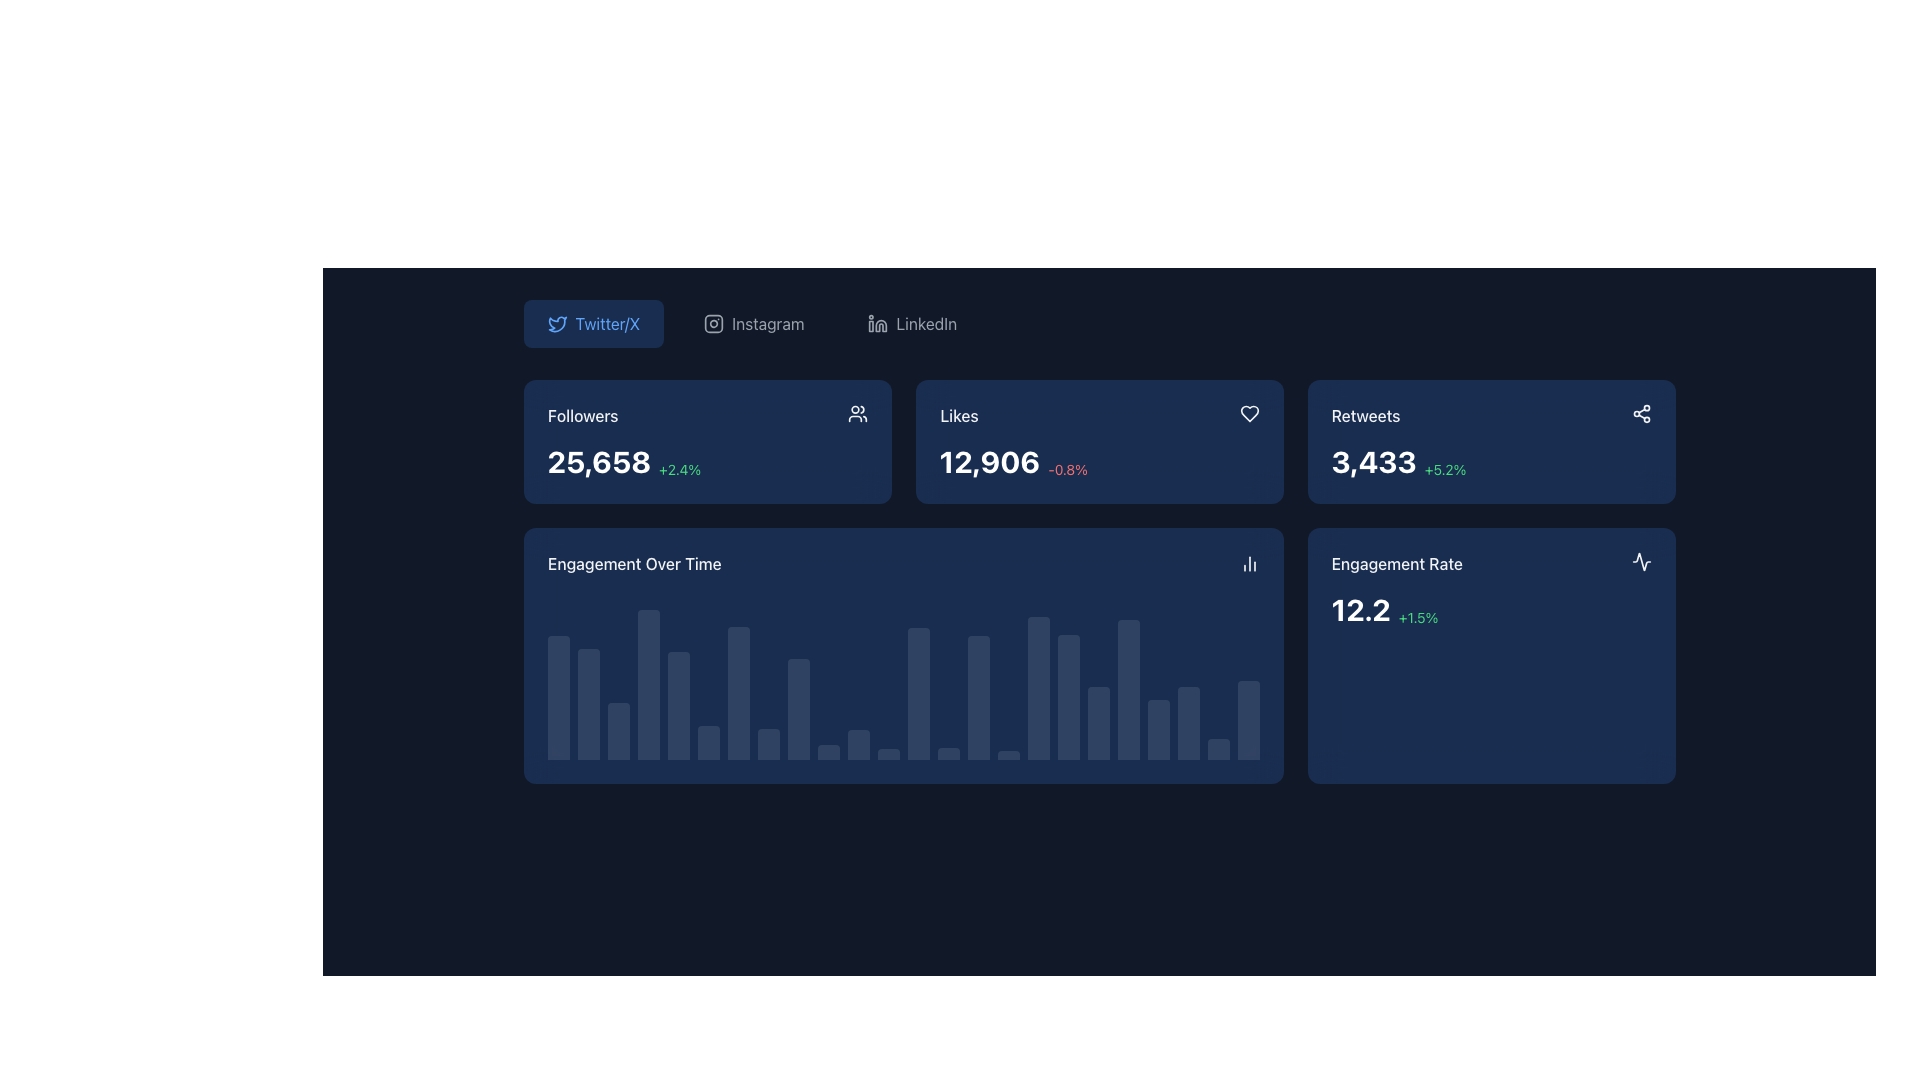  What do you see at coordinates (902, 655) in the screenshot?
I see `the data presented in the Visual data card titled 'Engagement Over Time', which features a dark blue background and a bar chart` at bounding box center [902, 655].